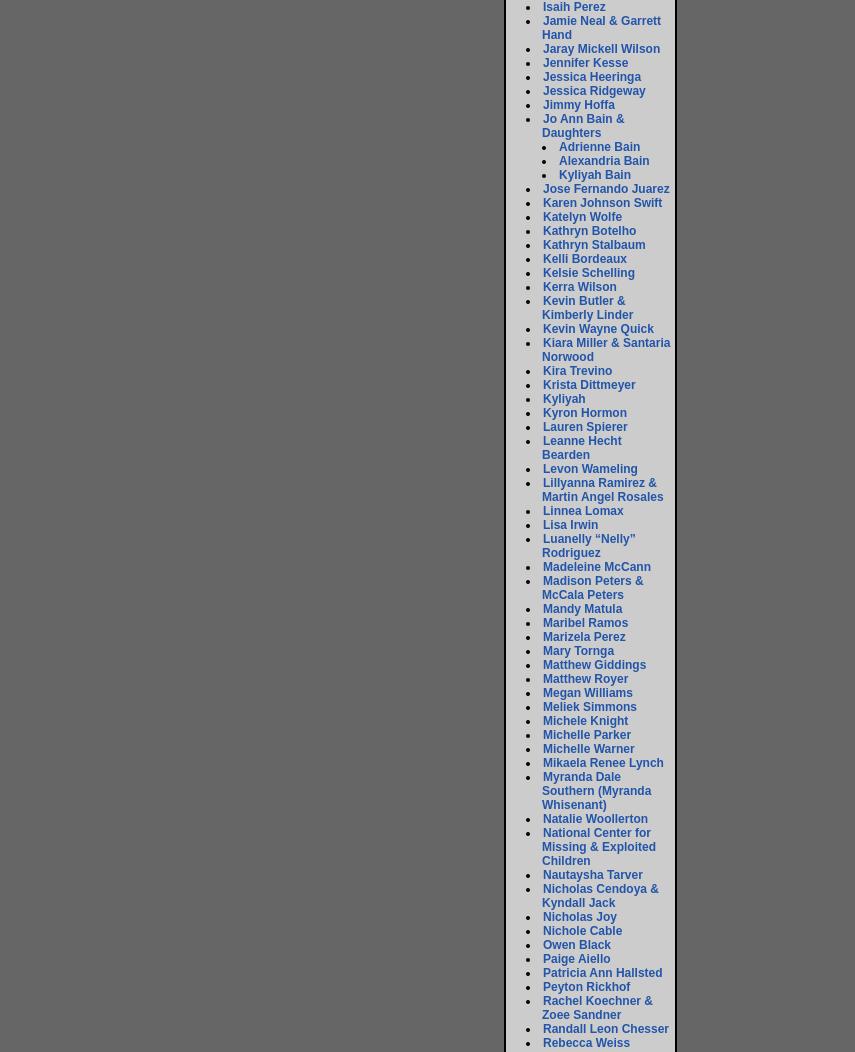 This screenshot has height=1052, width=855. Describe the element at coordinates (602, 489) in the screenshot. I see `'Lillyanna Ramirez & Martin Angel Rosales'` at that location.